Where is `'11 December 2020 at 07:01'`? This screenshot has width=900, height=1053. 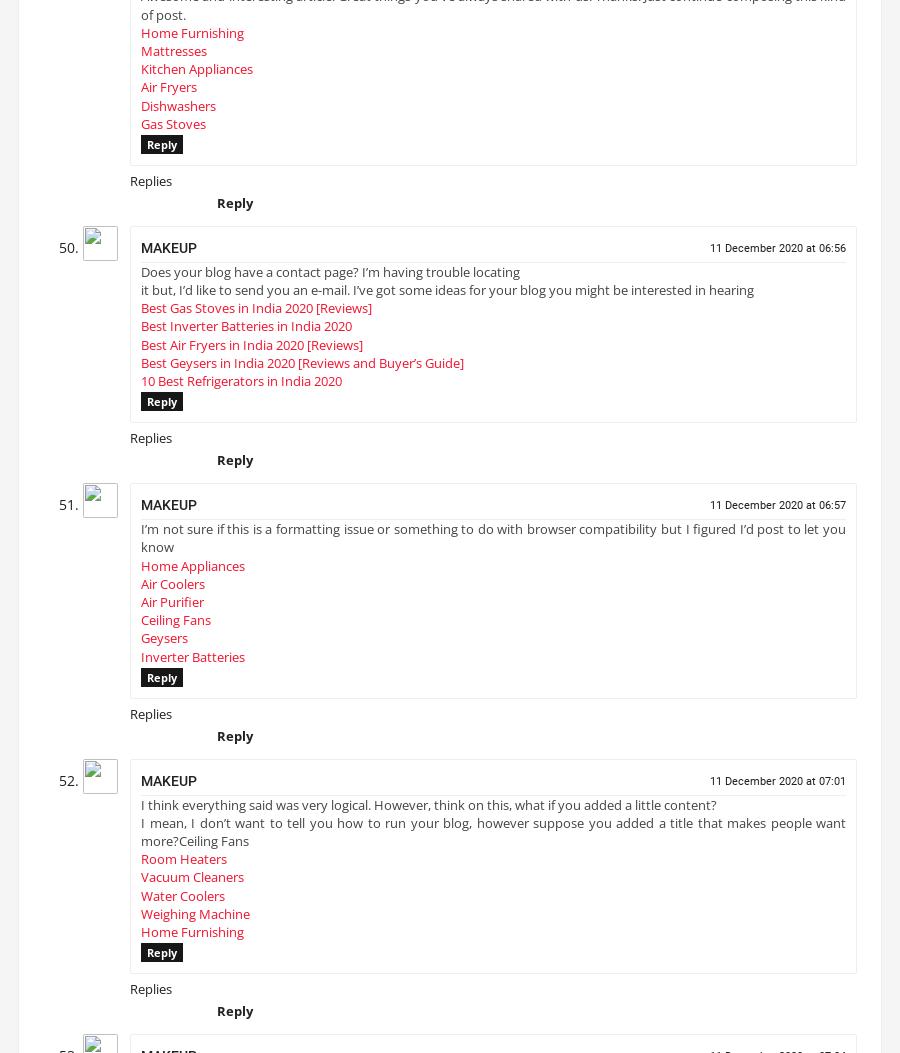
'11 December 2020 at 07:01' is located at coordinates (776, 788).